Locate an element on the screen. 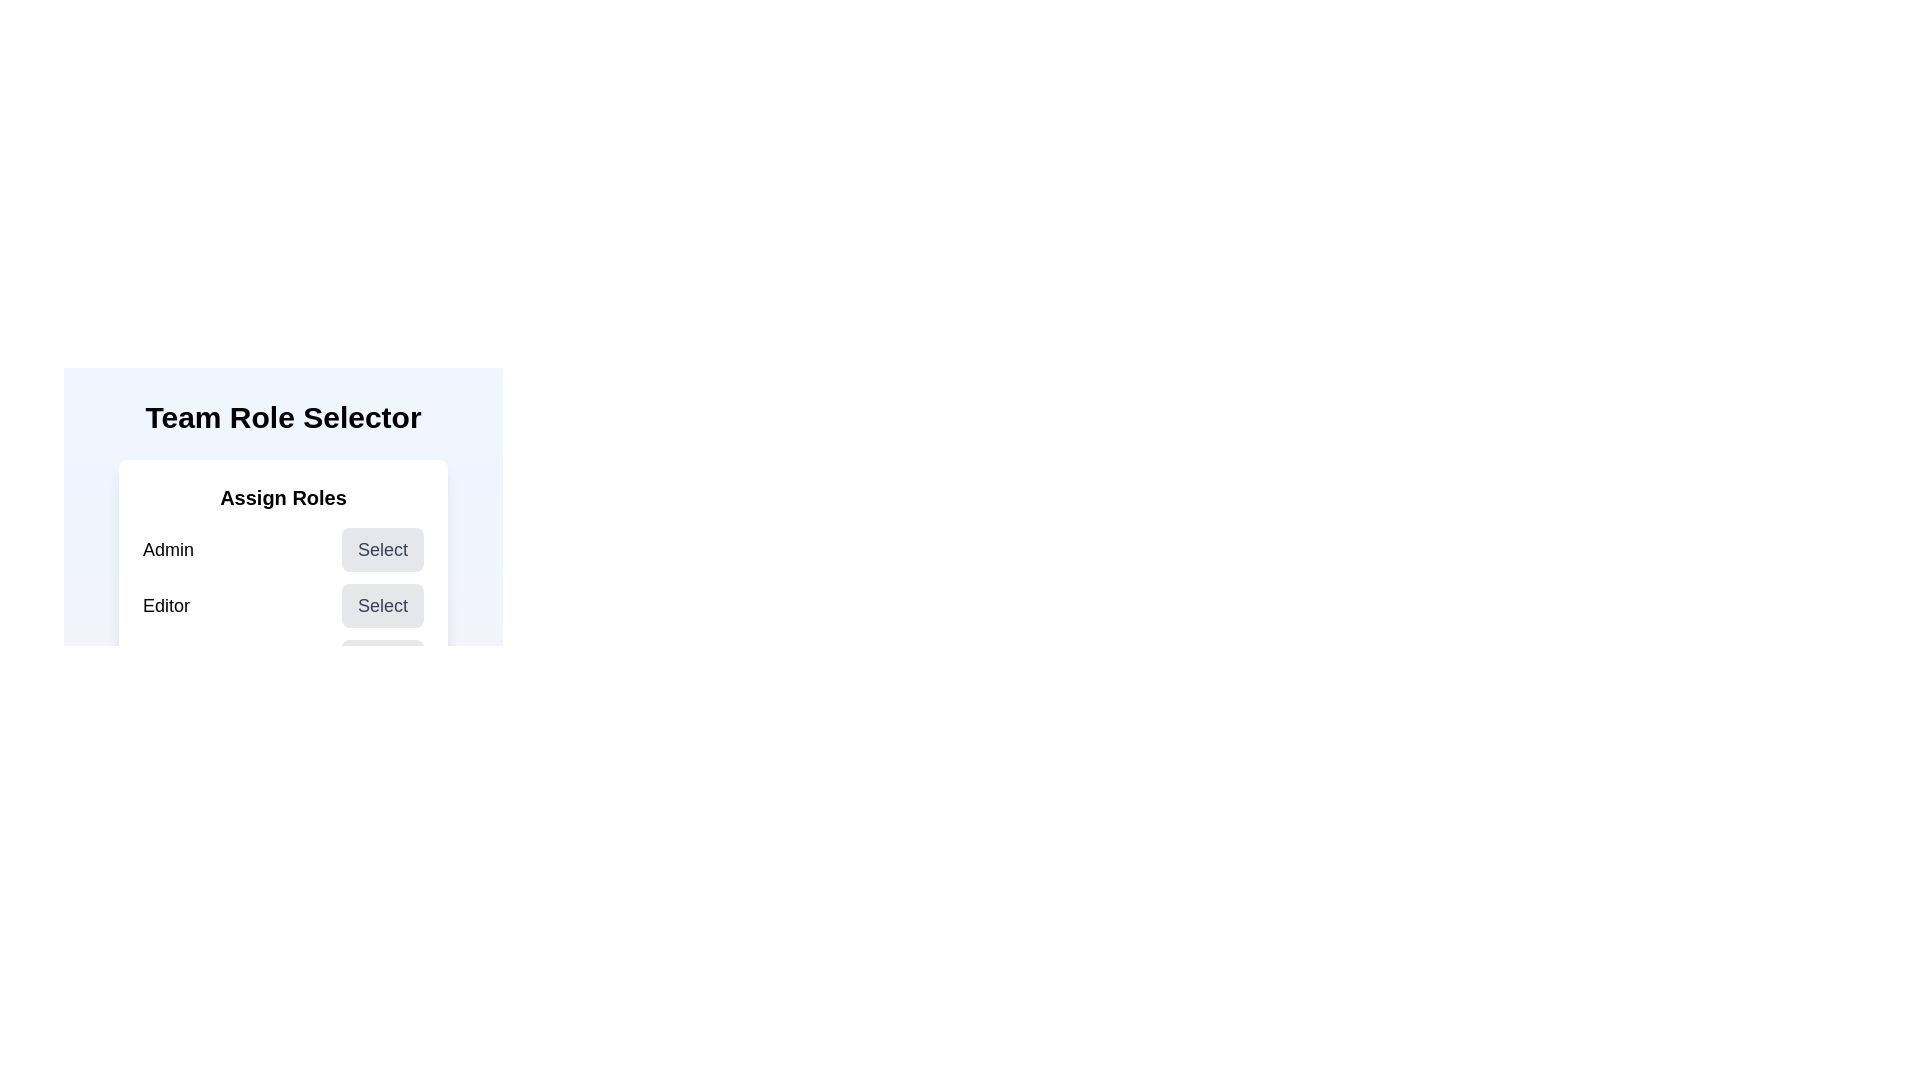 The height and width of the screenshot is (1080, 1920). 'Select' button for the Admin role is located at coordinates (383, 550).